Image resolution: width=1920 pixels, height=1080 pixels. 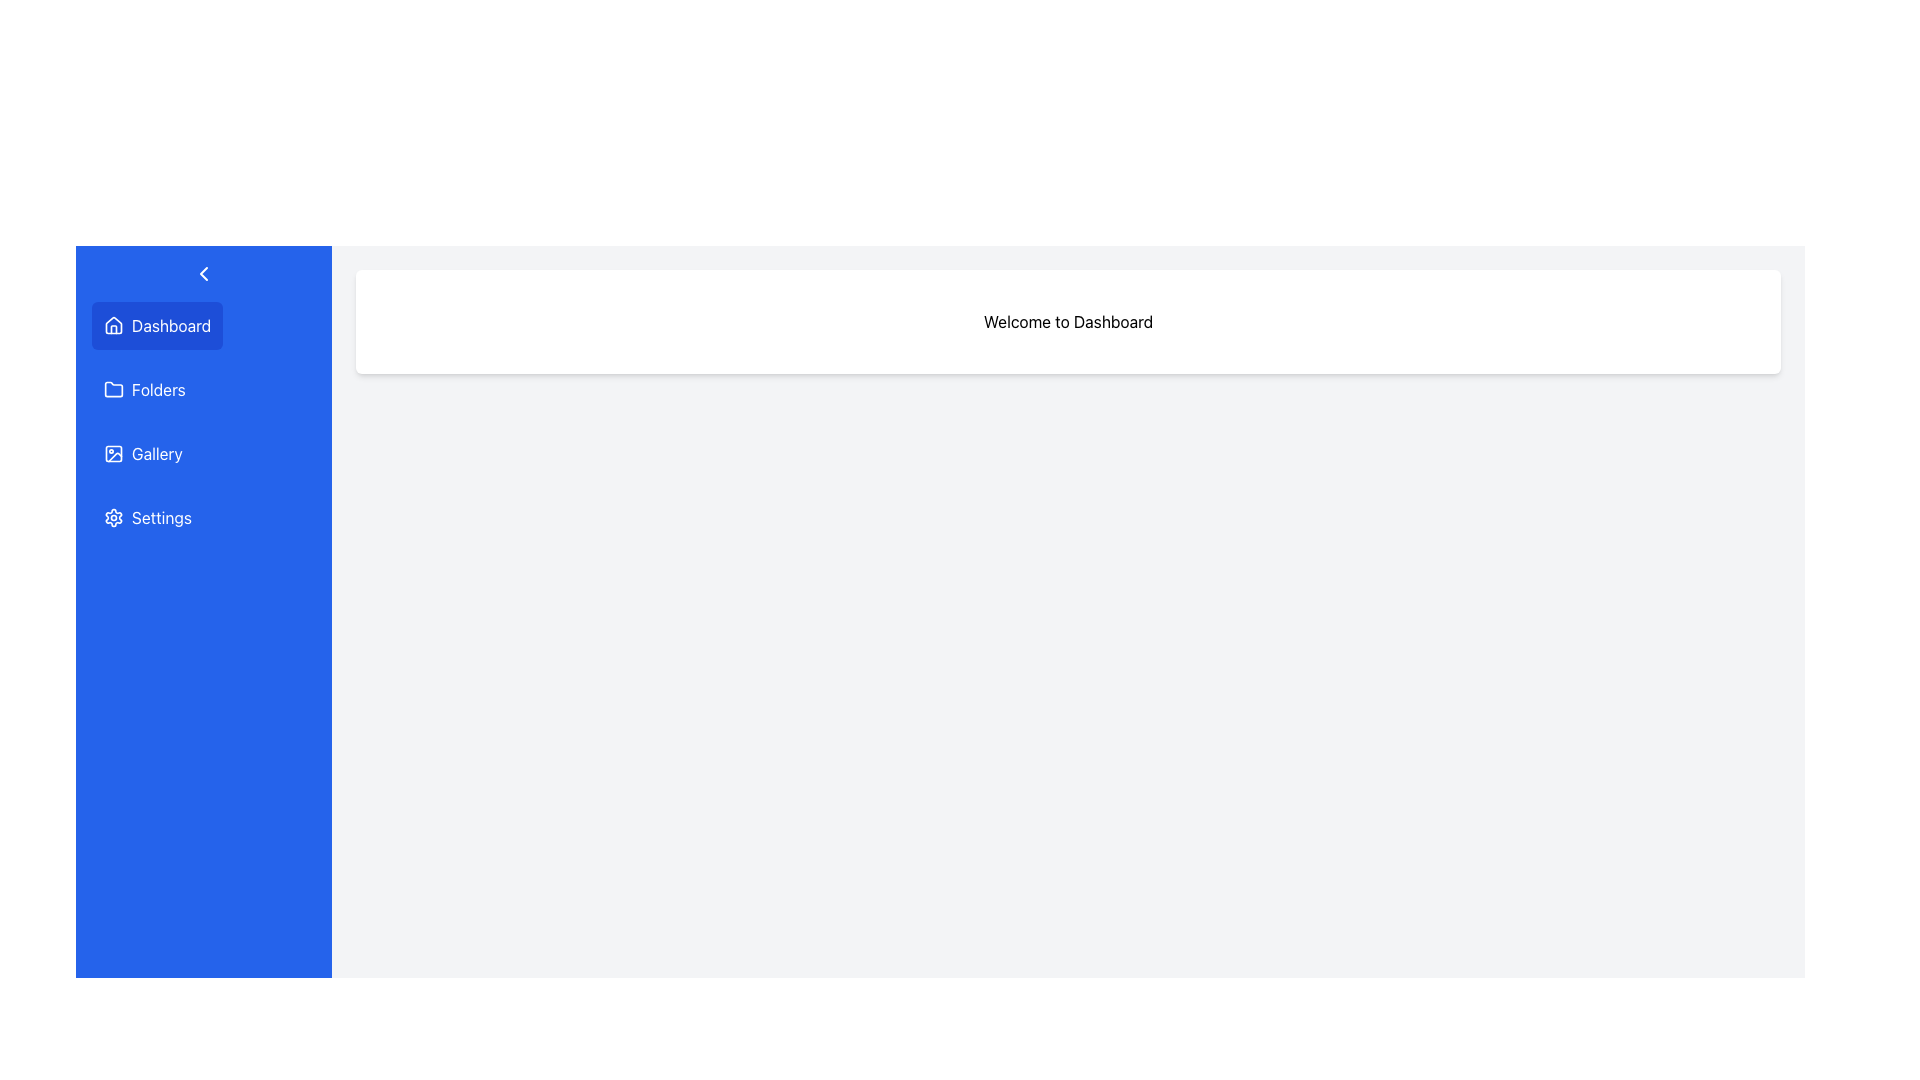 I want to click on the blue folder icon located in the vertical sidebar menu, positioned below the 'Dashboard' and above the 'Gallery', so click(x=113, y=389).